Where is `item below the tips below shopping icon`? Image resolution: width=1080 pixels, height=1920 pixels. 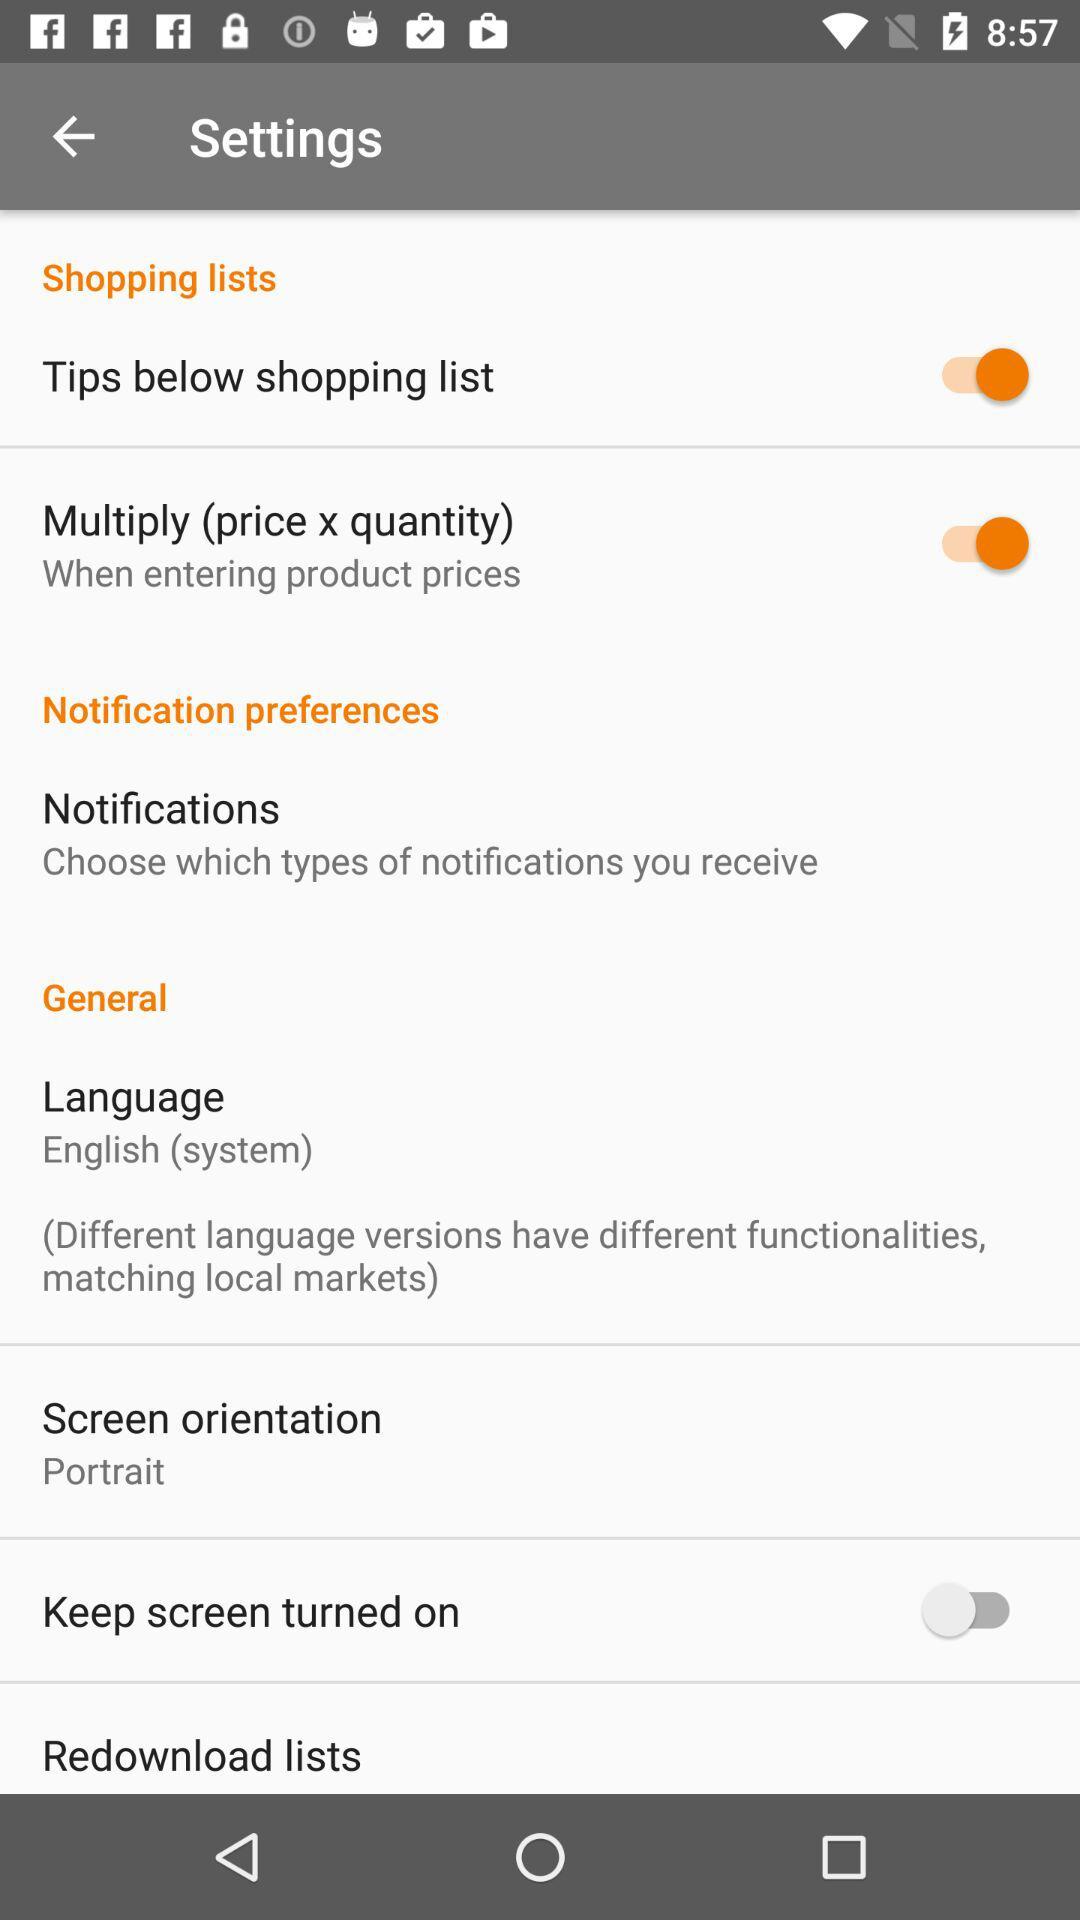
item below the tips below shopping icon is located at coordinates (278, 518).